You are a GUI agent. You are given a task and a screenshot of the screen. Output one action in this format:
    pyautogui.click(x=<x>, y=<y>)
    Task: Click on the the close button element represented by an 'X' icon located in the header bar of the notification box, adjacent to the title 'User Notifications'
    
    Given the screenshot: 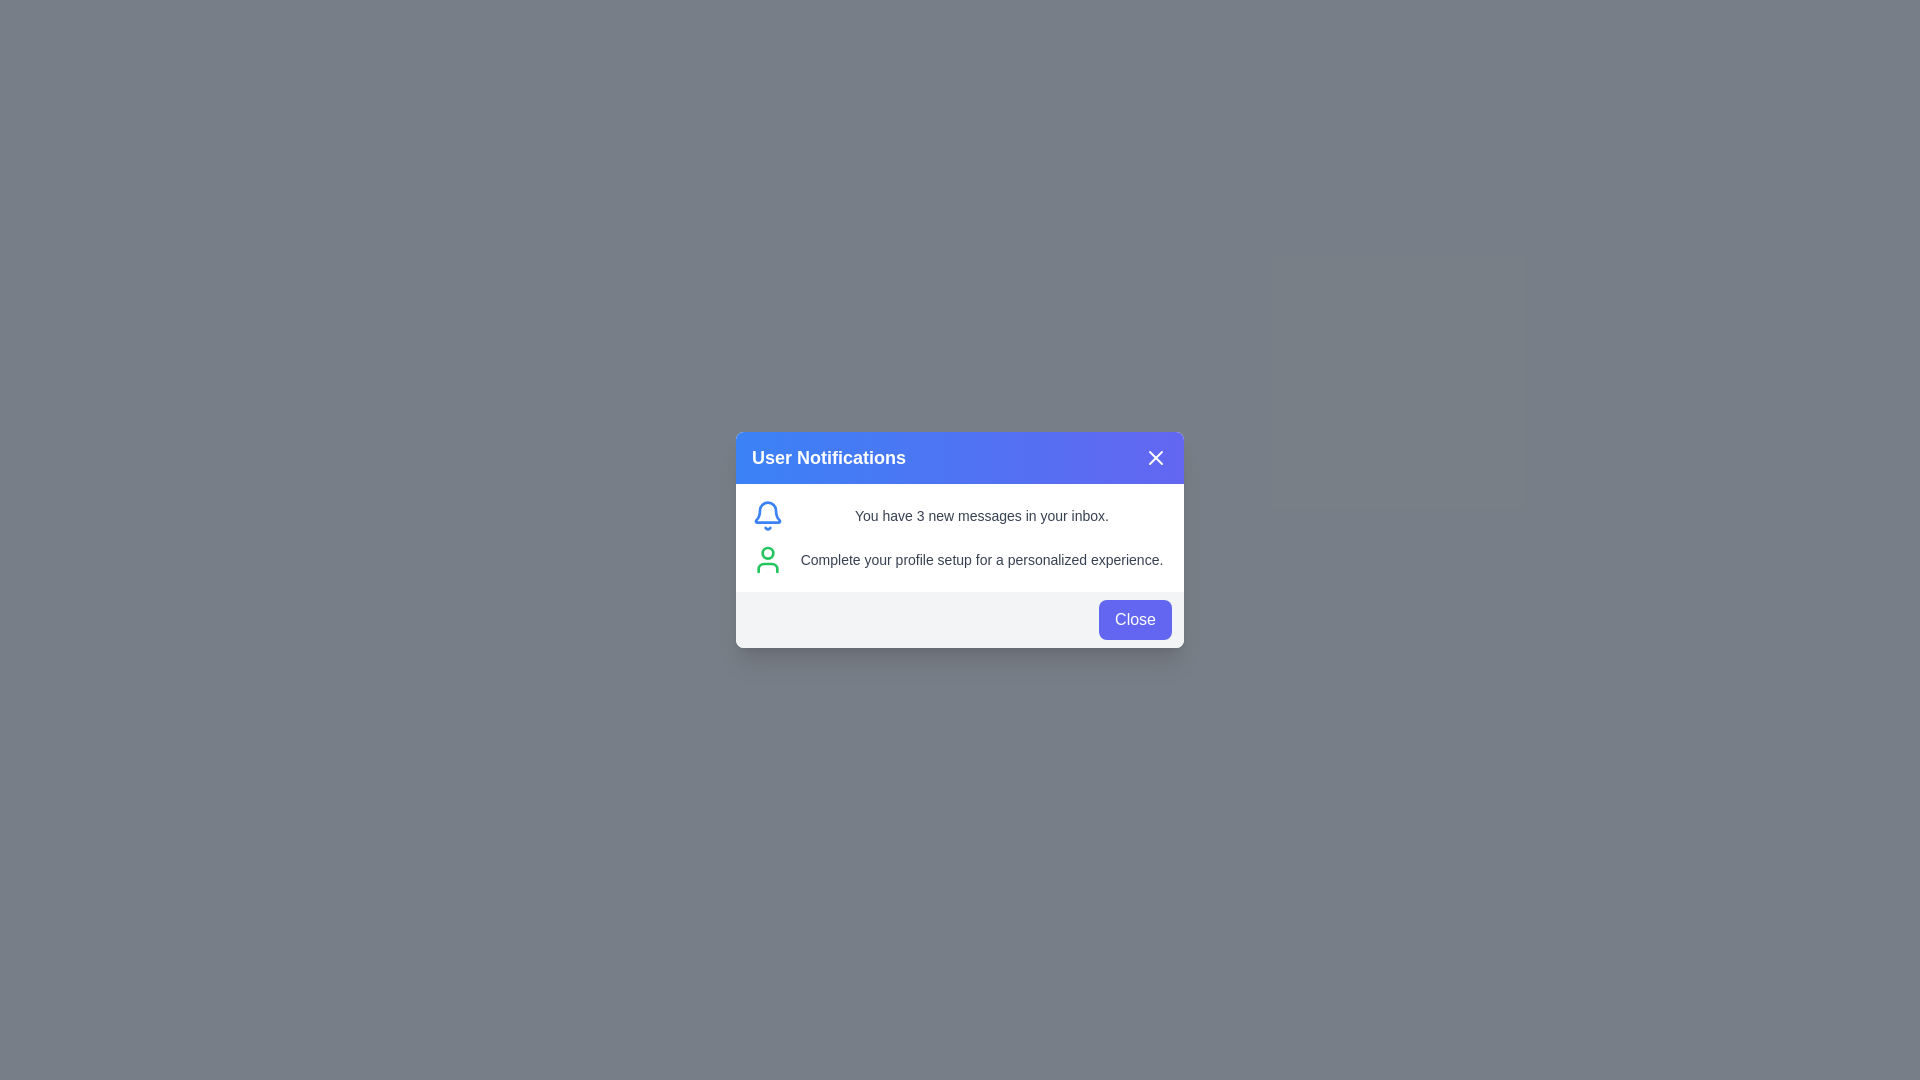 What is the action you would take?
    pyautogui.click(x=1156, y=458)
    